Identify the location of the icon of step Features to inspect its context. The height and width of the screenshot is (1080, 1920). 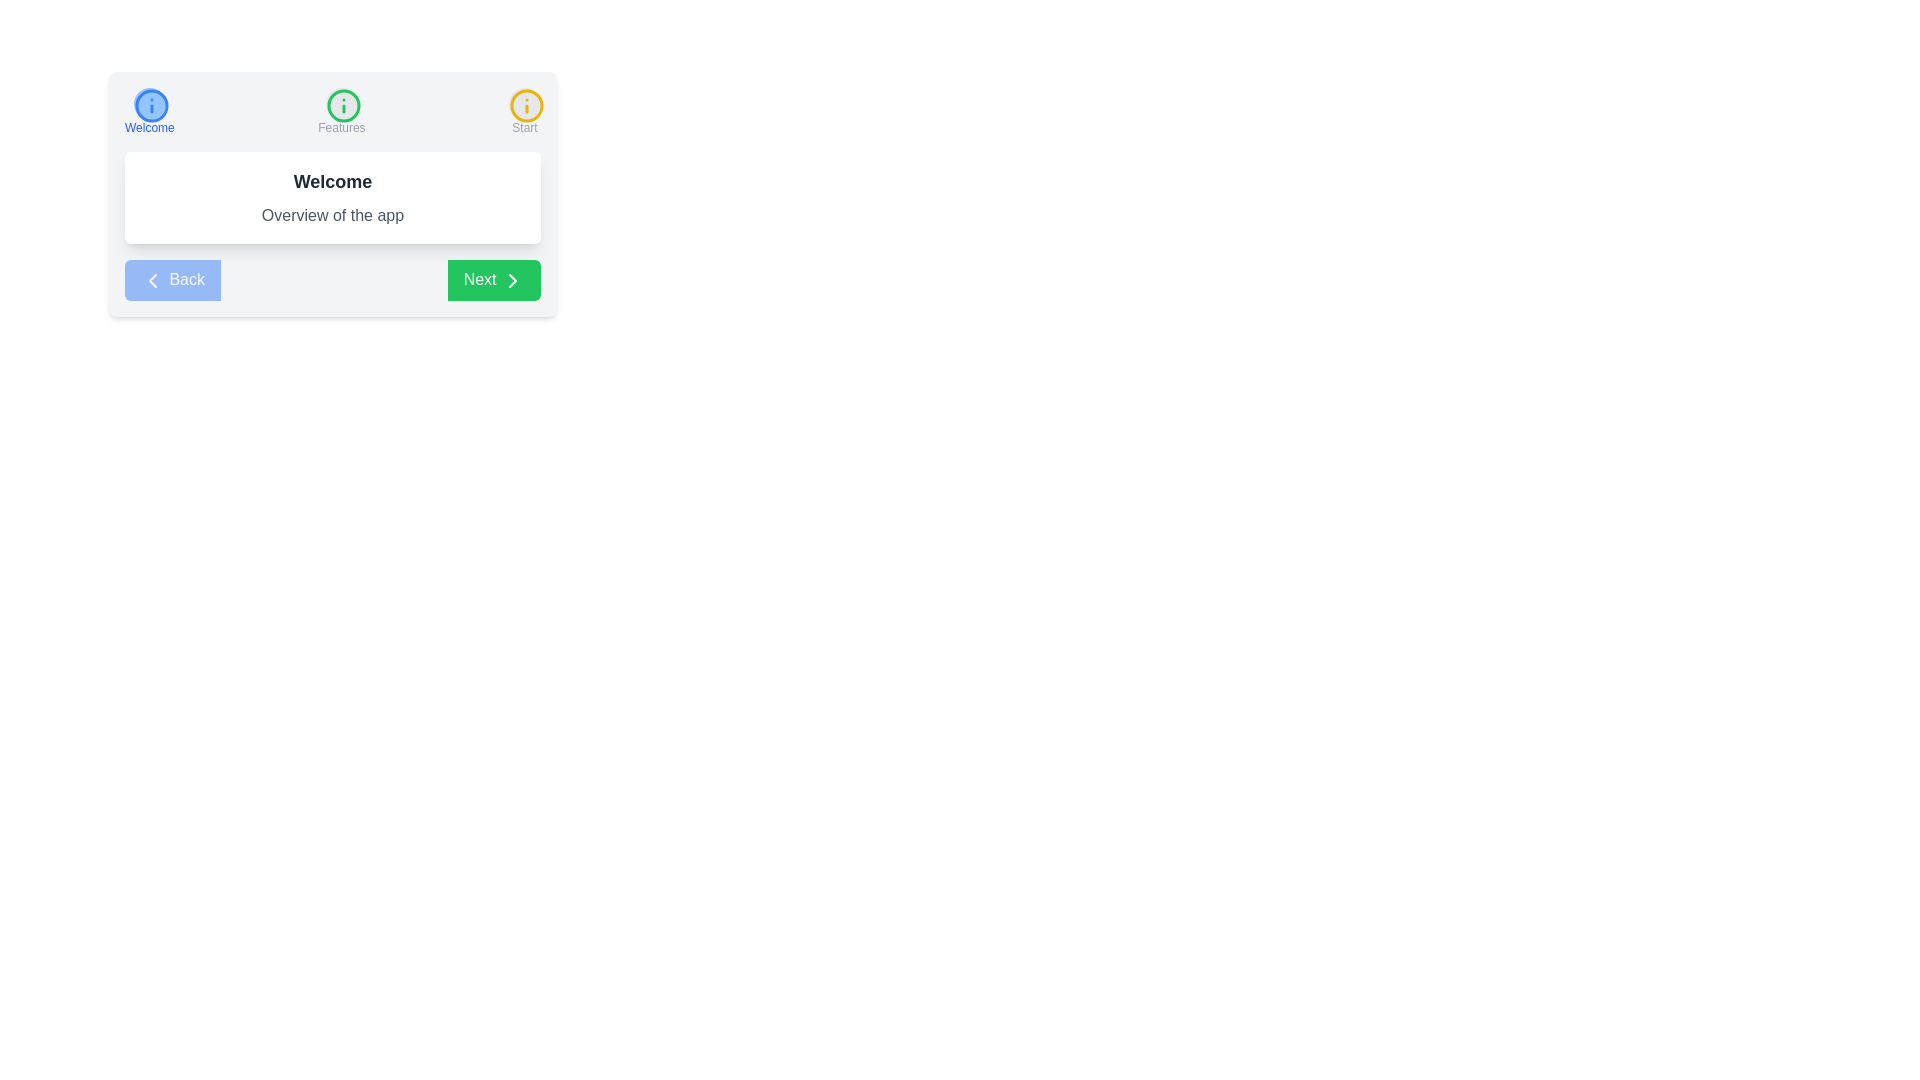
(341, 104).